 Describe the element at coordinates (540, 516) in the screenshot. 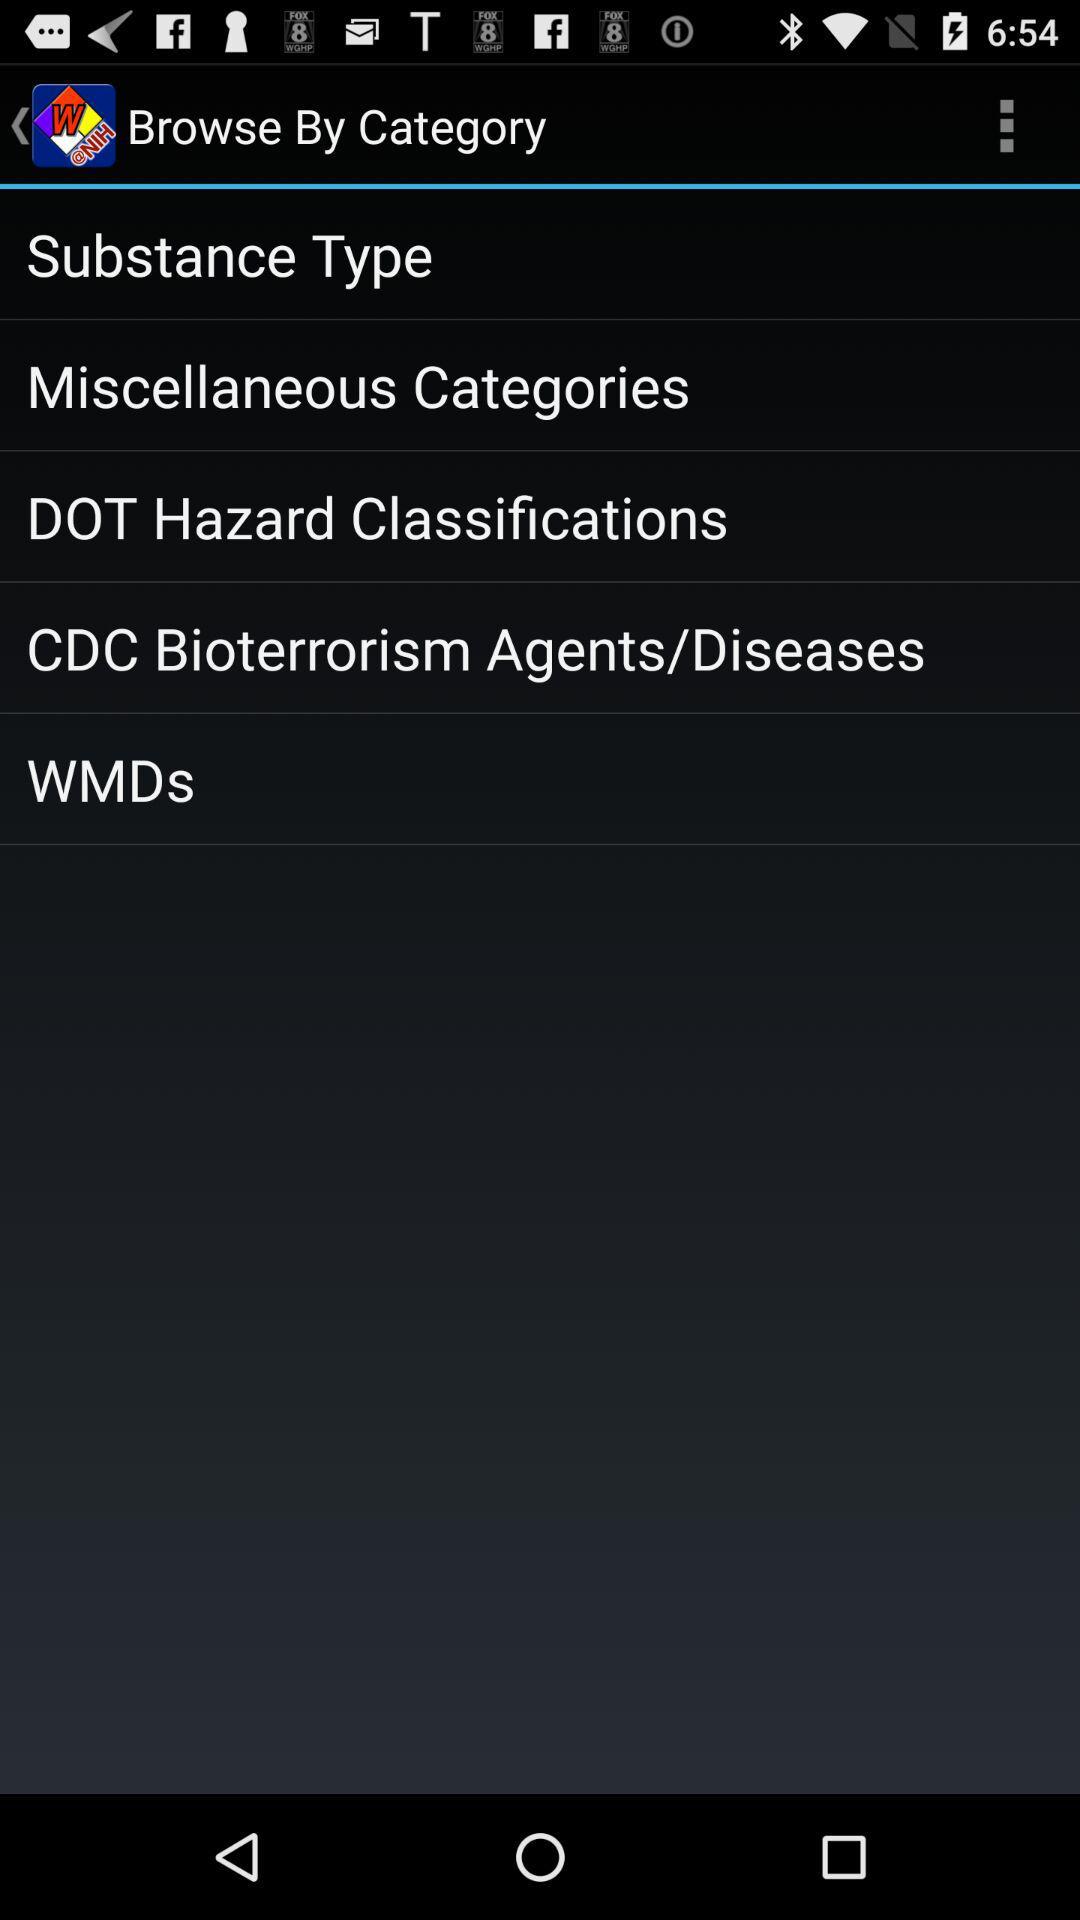

I see `the dot hazard classifications app` at that location.